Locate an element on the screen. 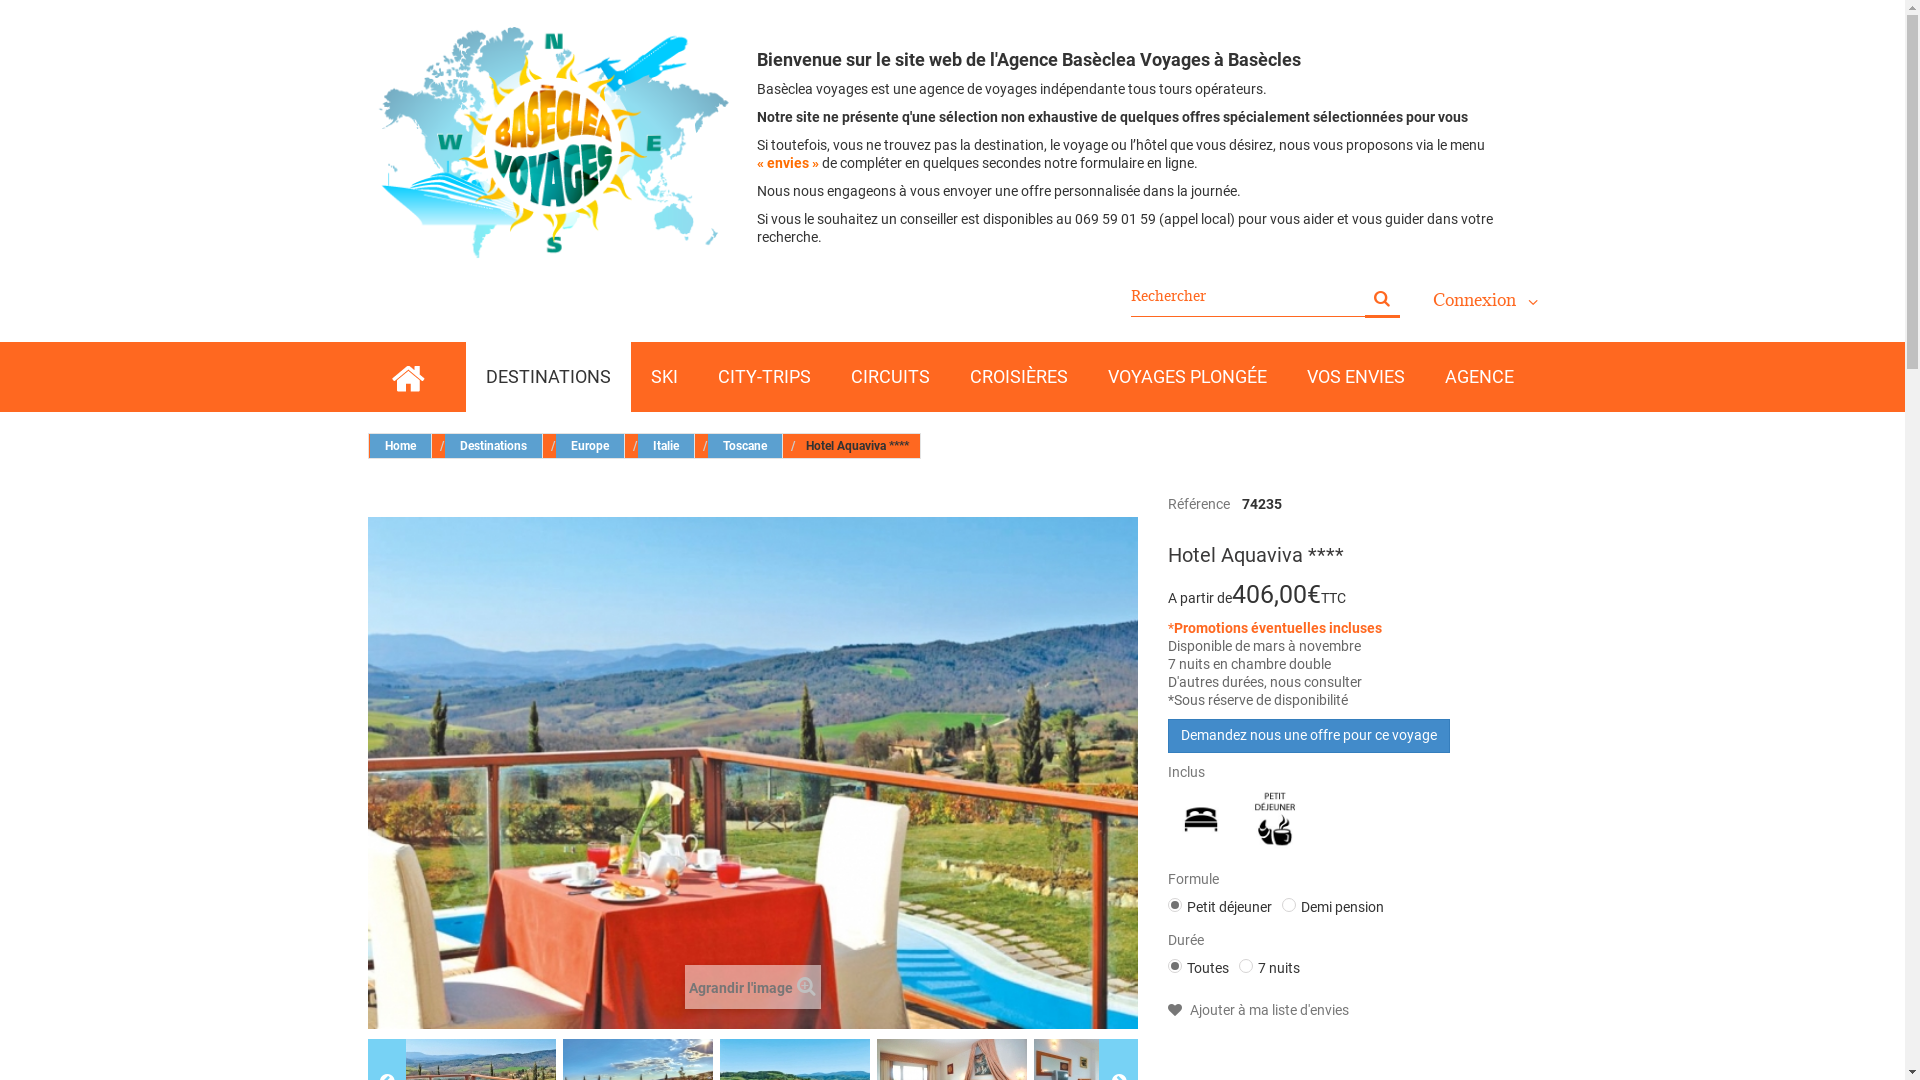 The image size is (1920, 1080). 'Destinations' is located at coordinates (493, 445).